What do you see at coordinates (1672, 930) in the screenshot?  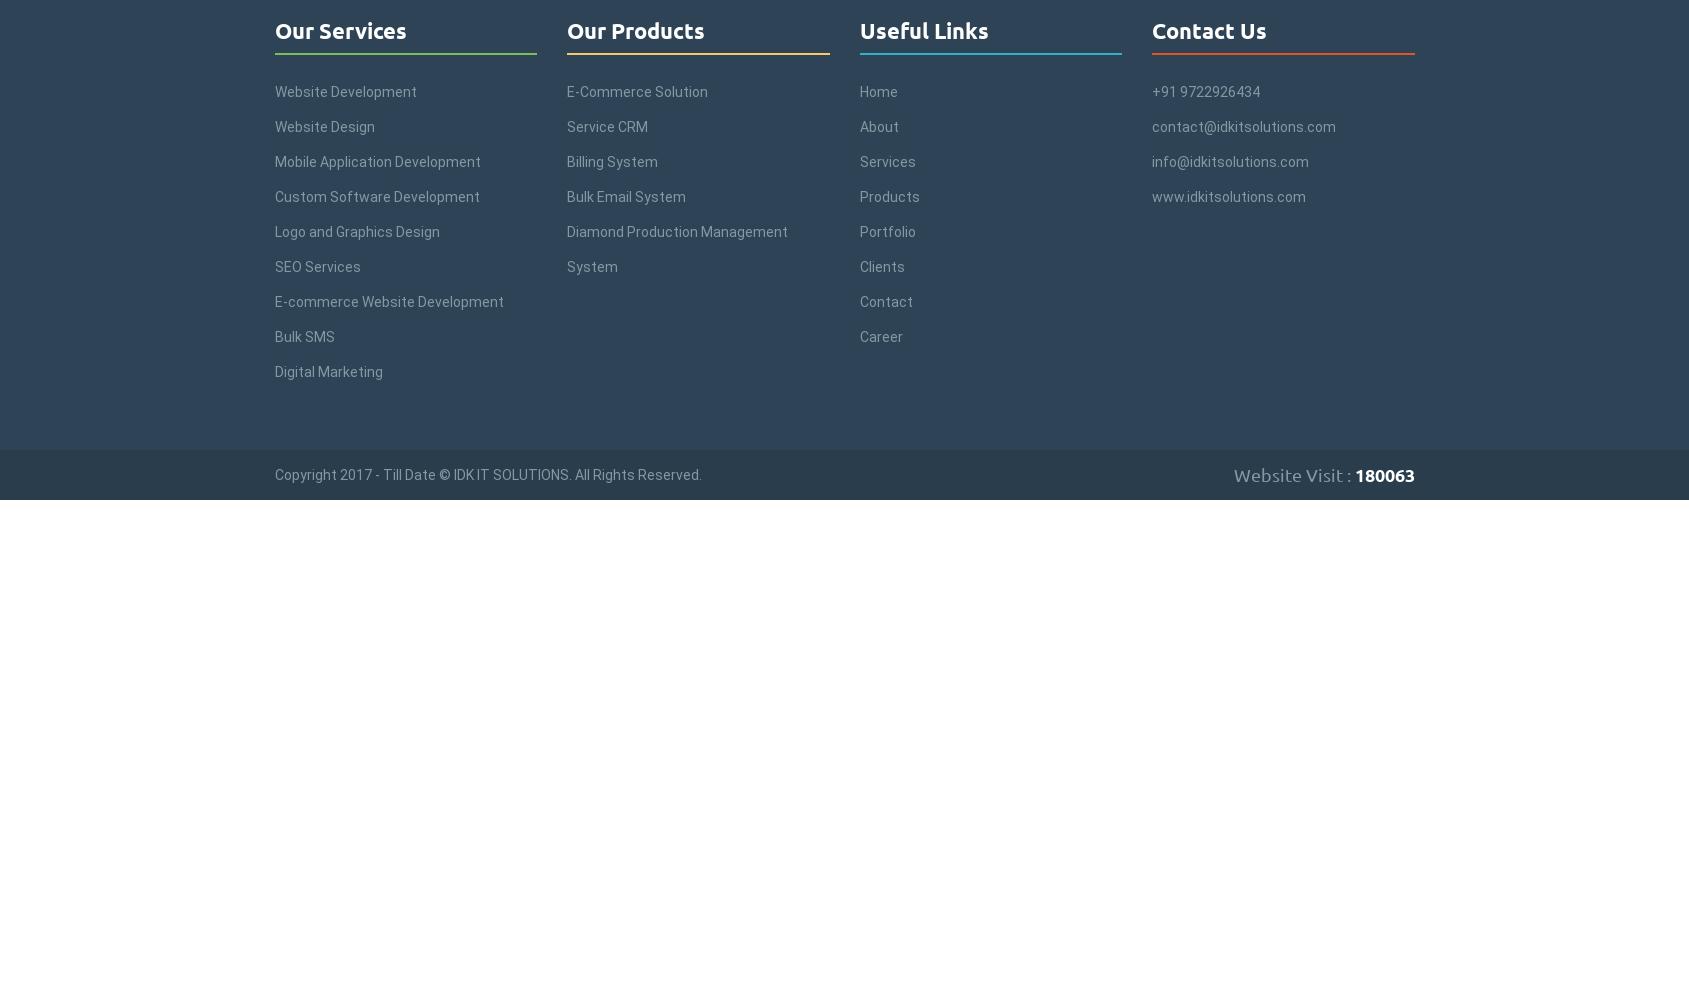 I see `'Top'` at bounding box center [1672, 930].